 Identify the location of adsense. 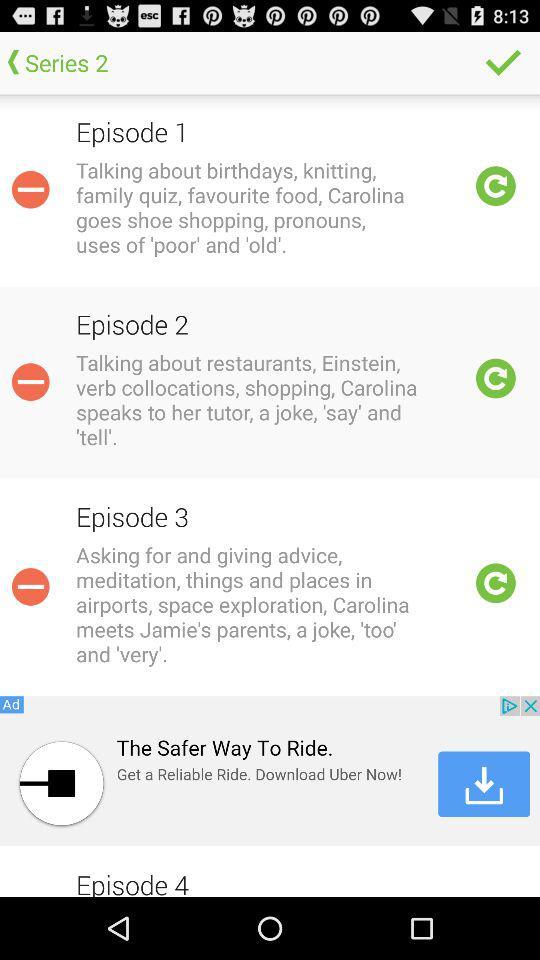
(270, 770).